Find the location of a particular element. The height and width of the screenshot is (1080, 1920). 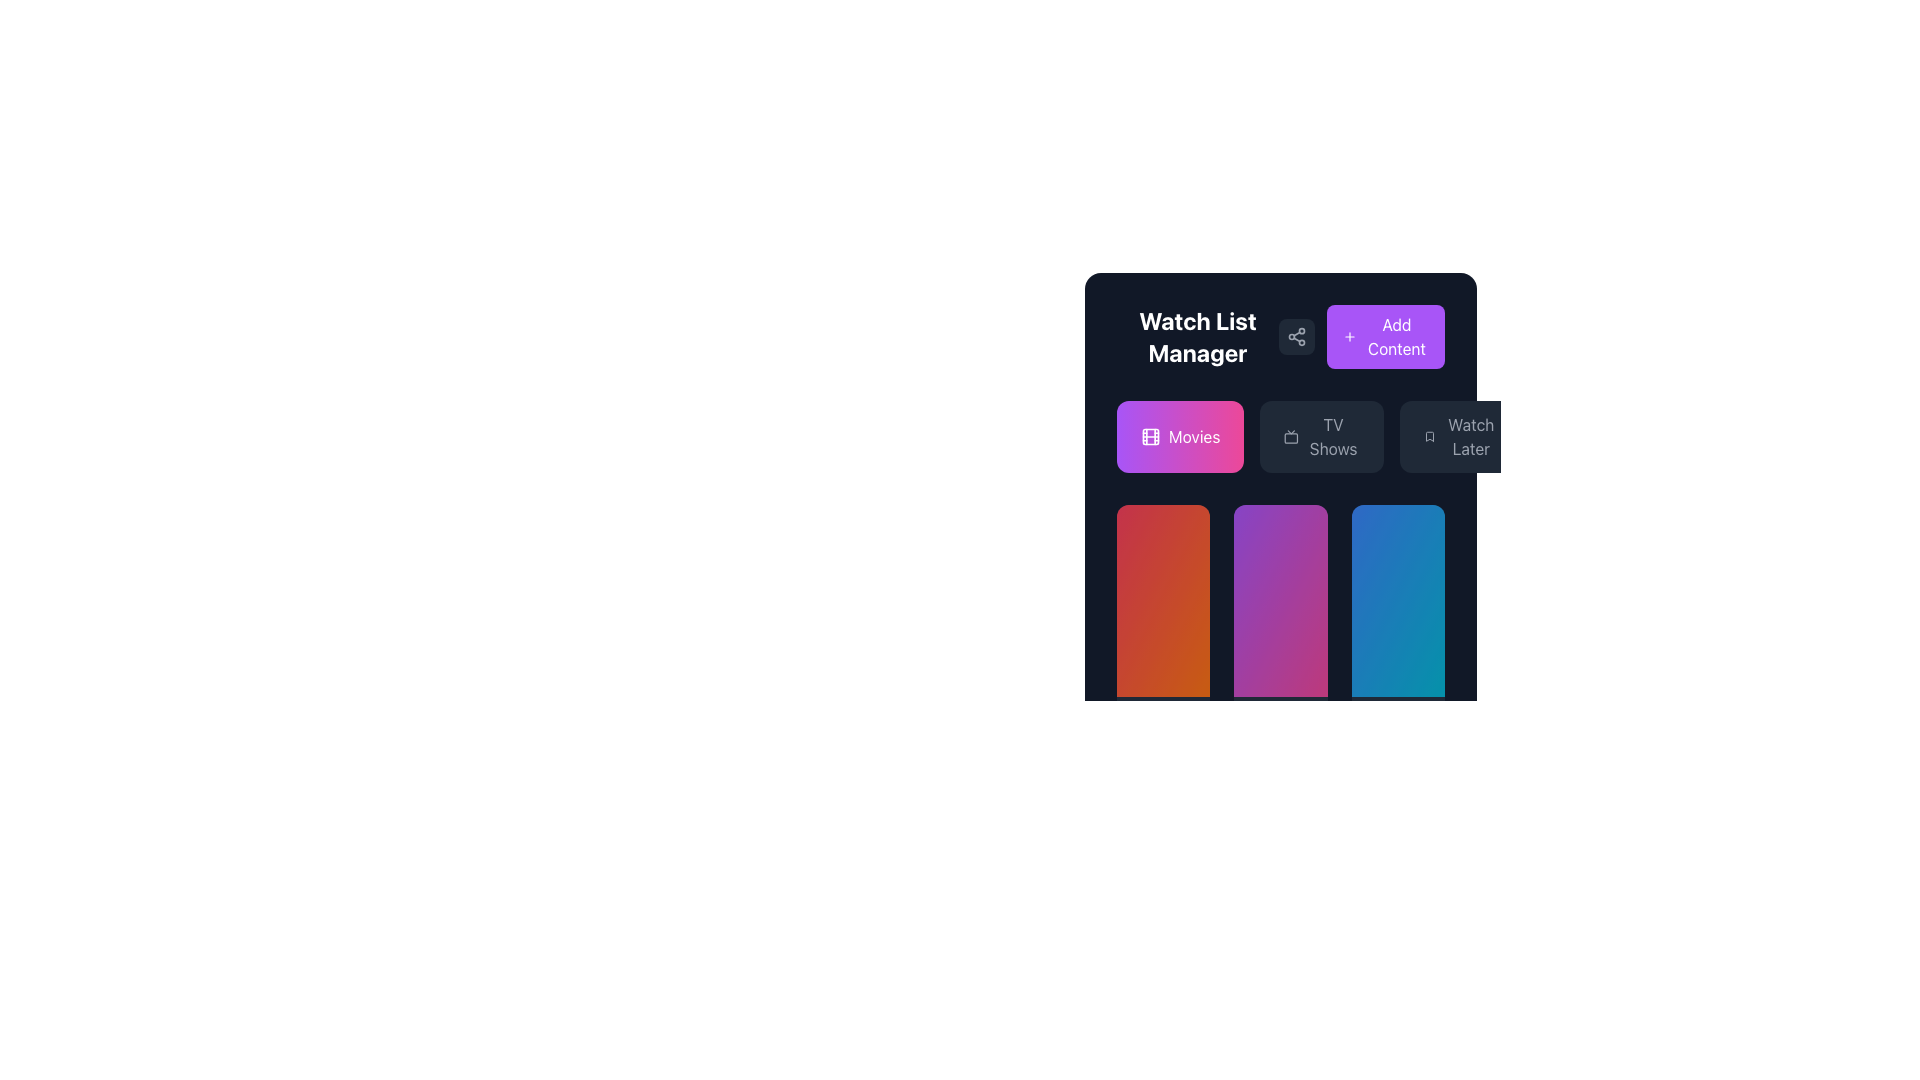

the 'TV Shows' text label, which is part of a button displayed with a light-colored font on a dark background, located in the second position of the navigation buttons is located at coordinates (1333, 435).